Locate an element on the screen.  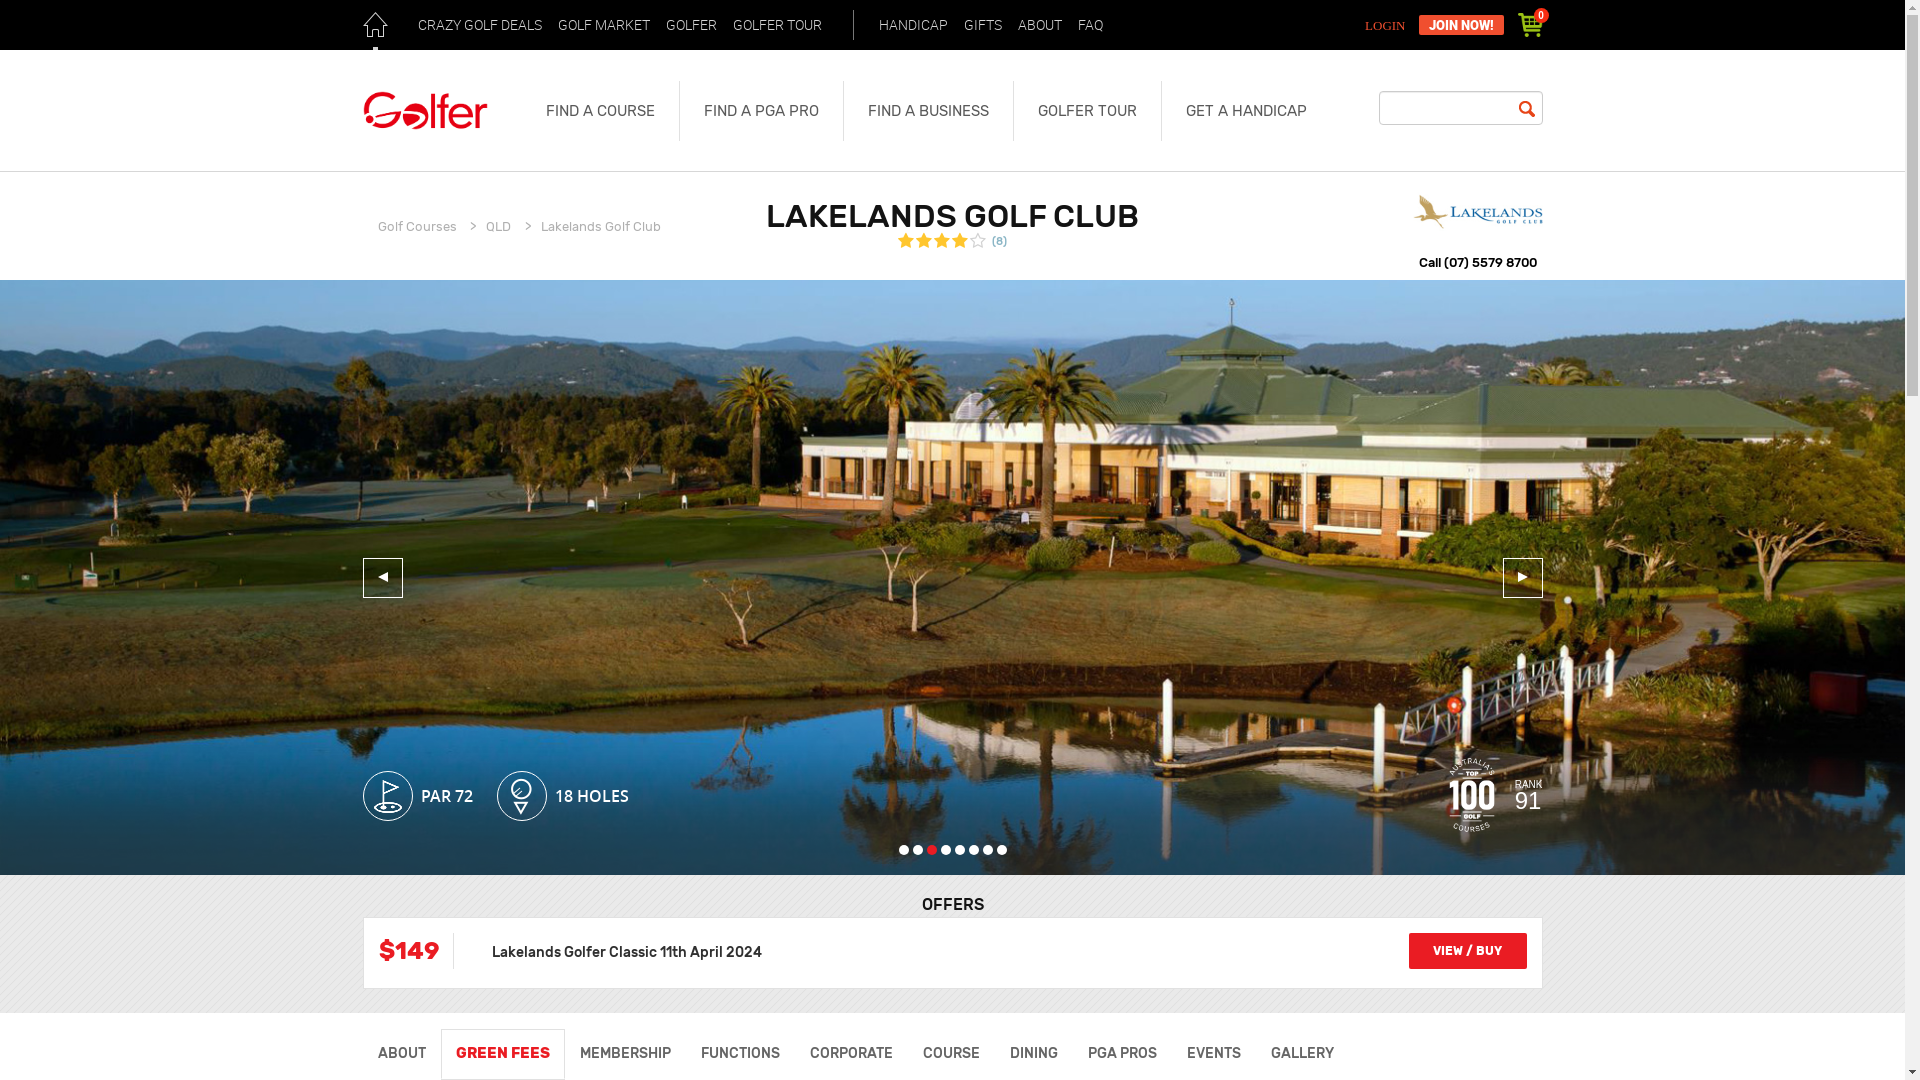
'CORPORATE' is located at coordinates (850, 1052).